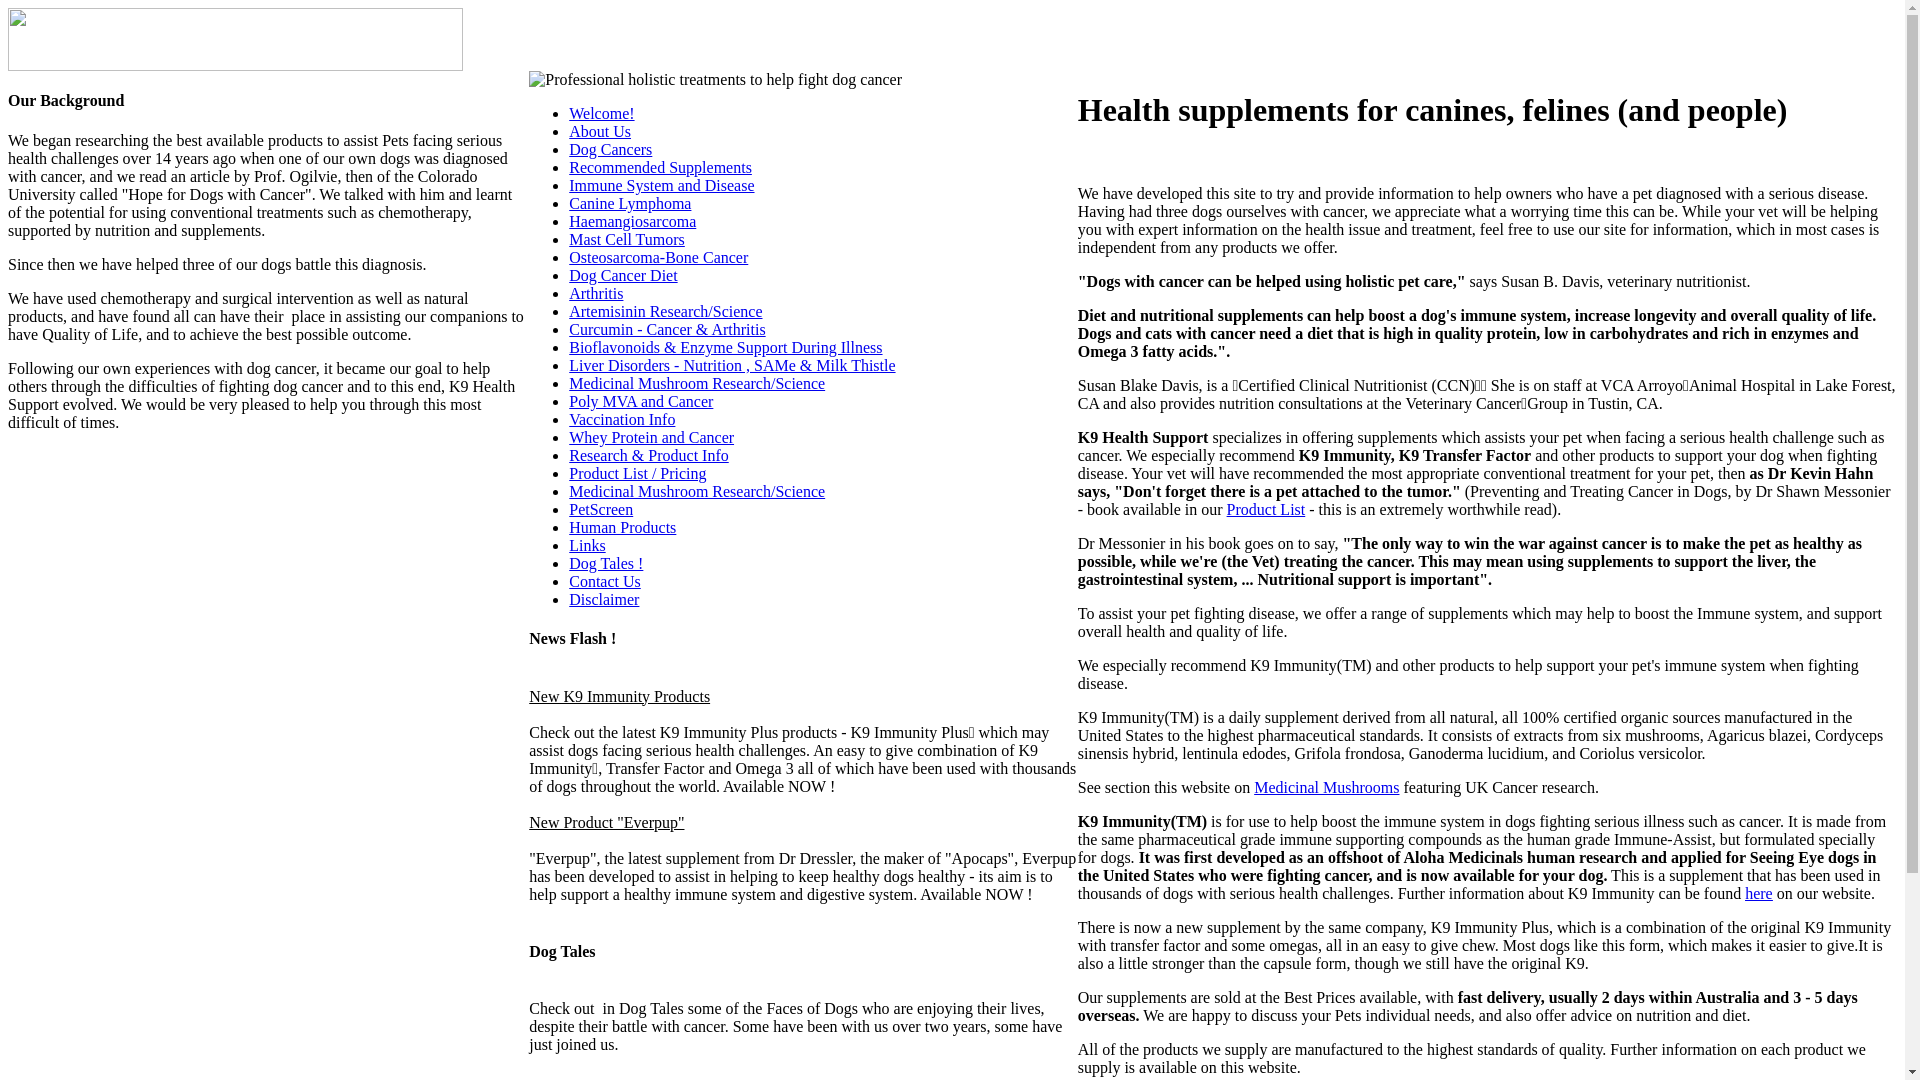 The image size is (1920, 1080). What do you see at coordinates (621, 526) in the screenshot?
I see `'Human Products'` at bounding box center [621, 526].